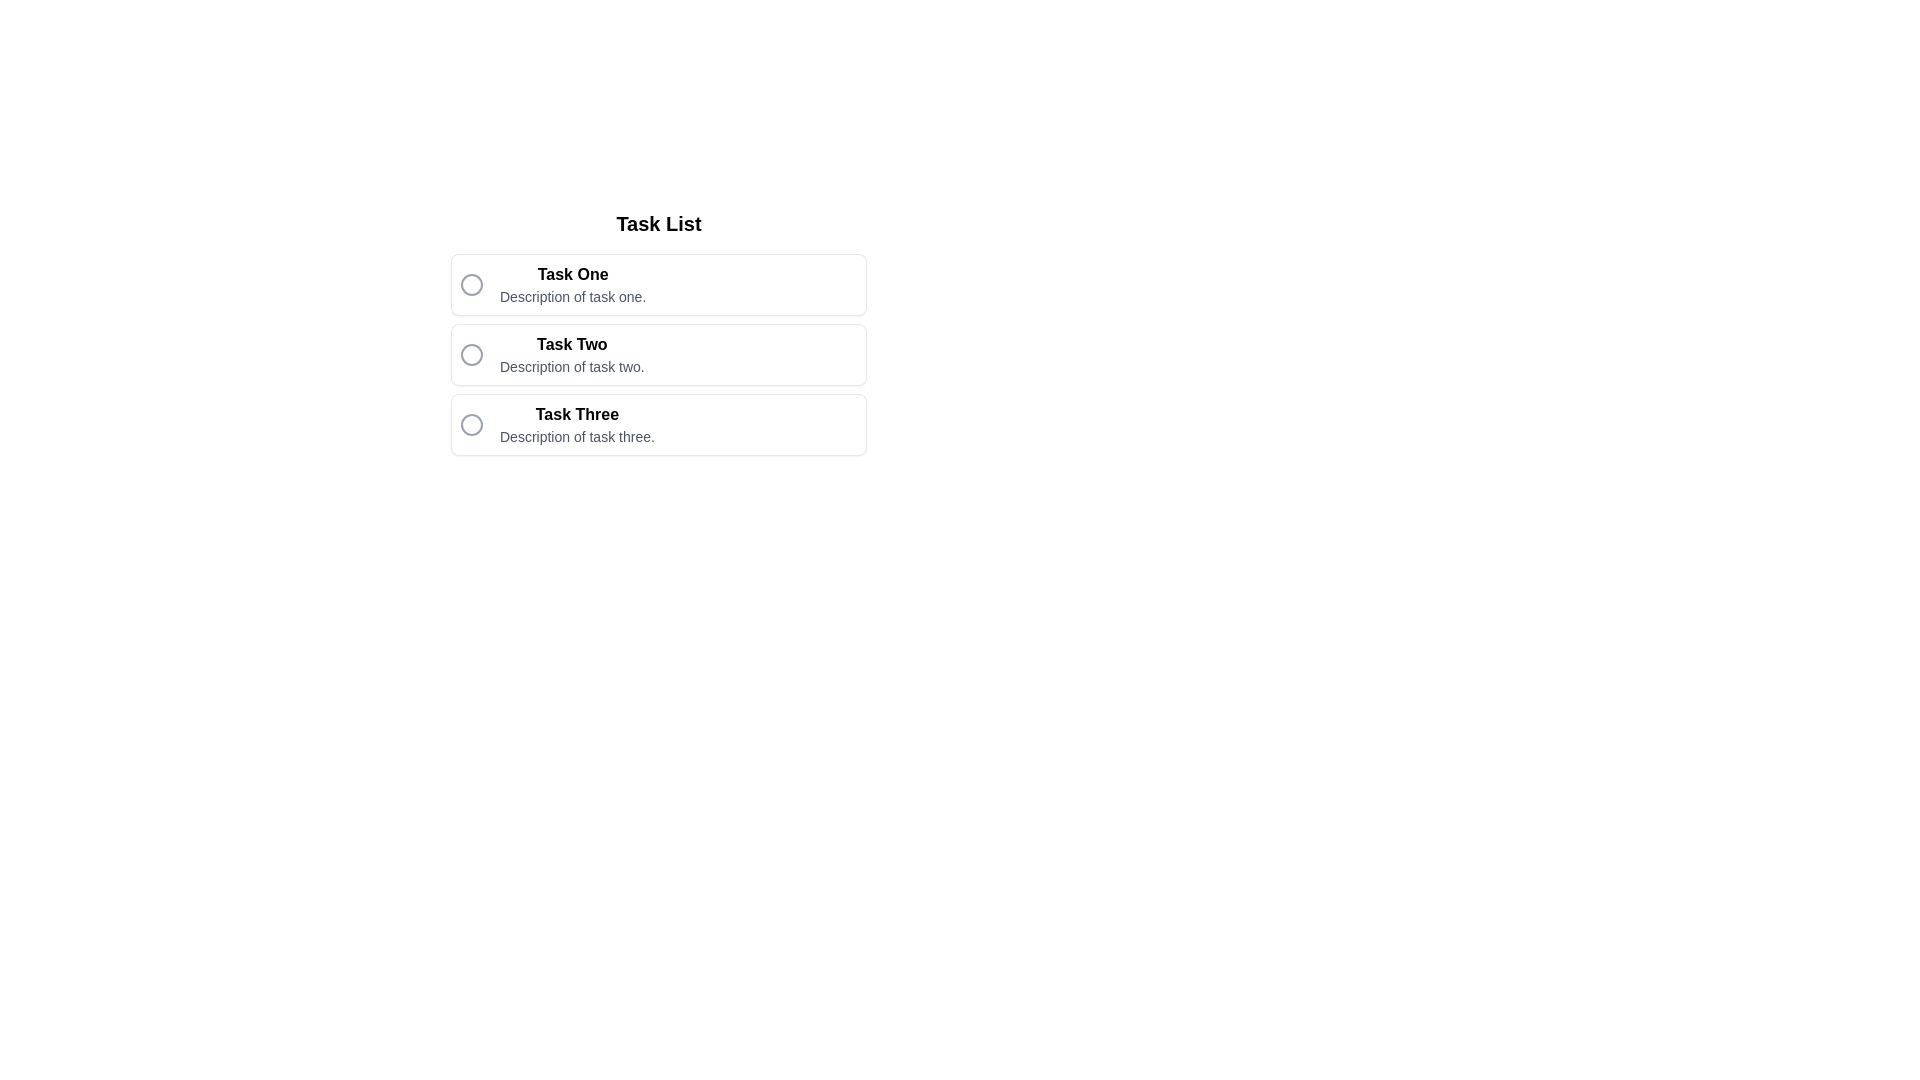 The image size is (1920, 1080). I want to click on the text block containing the title 'Task Three' and subtitle 'Description of task three.', which is the third item in the vertical list of tasks, so click(576, 423).